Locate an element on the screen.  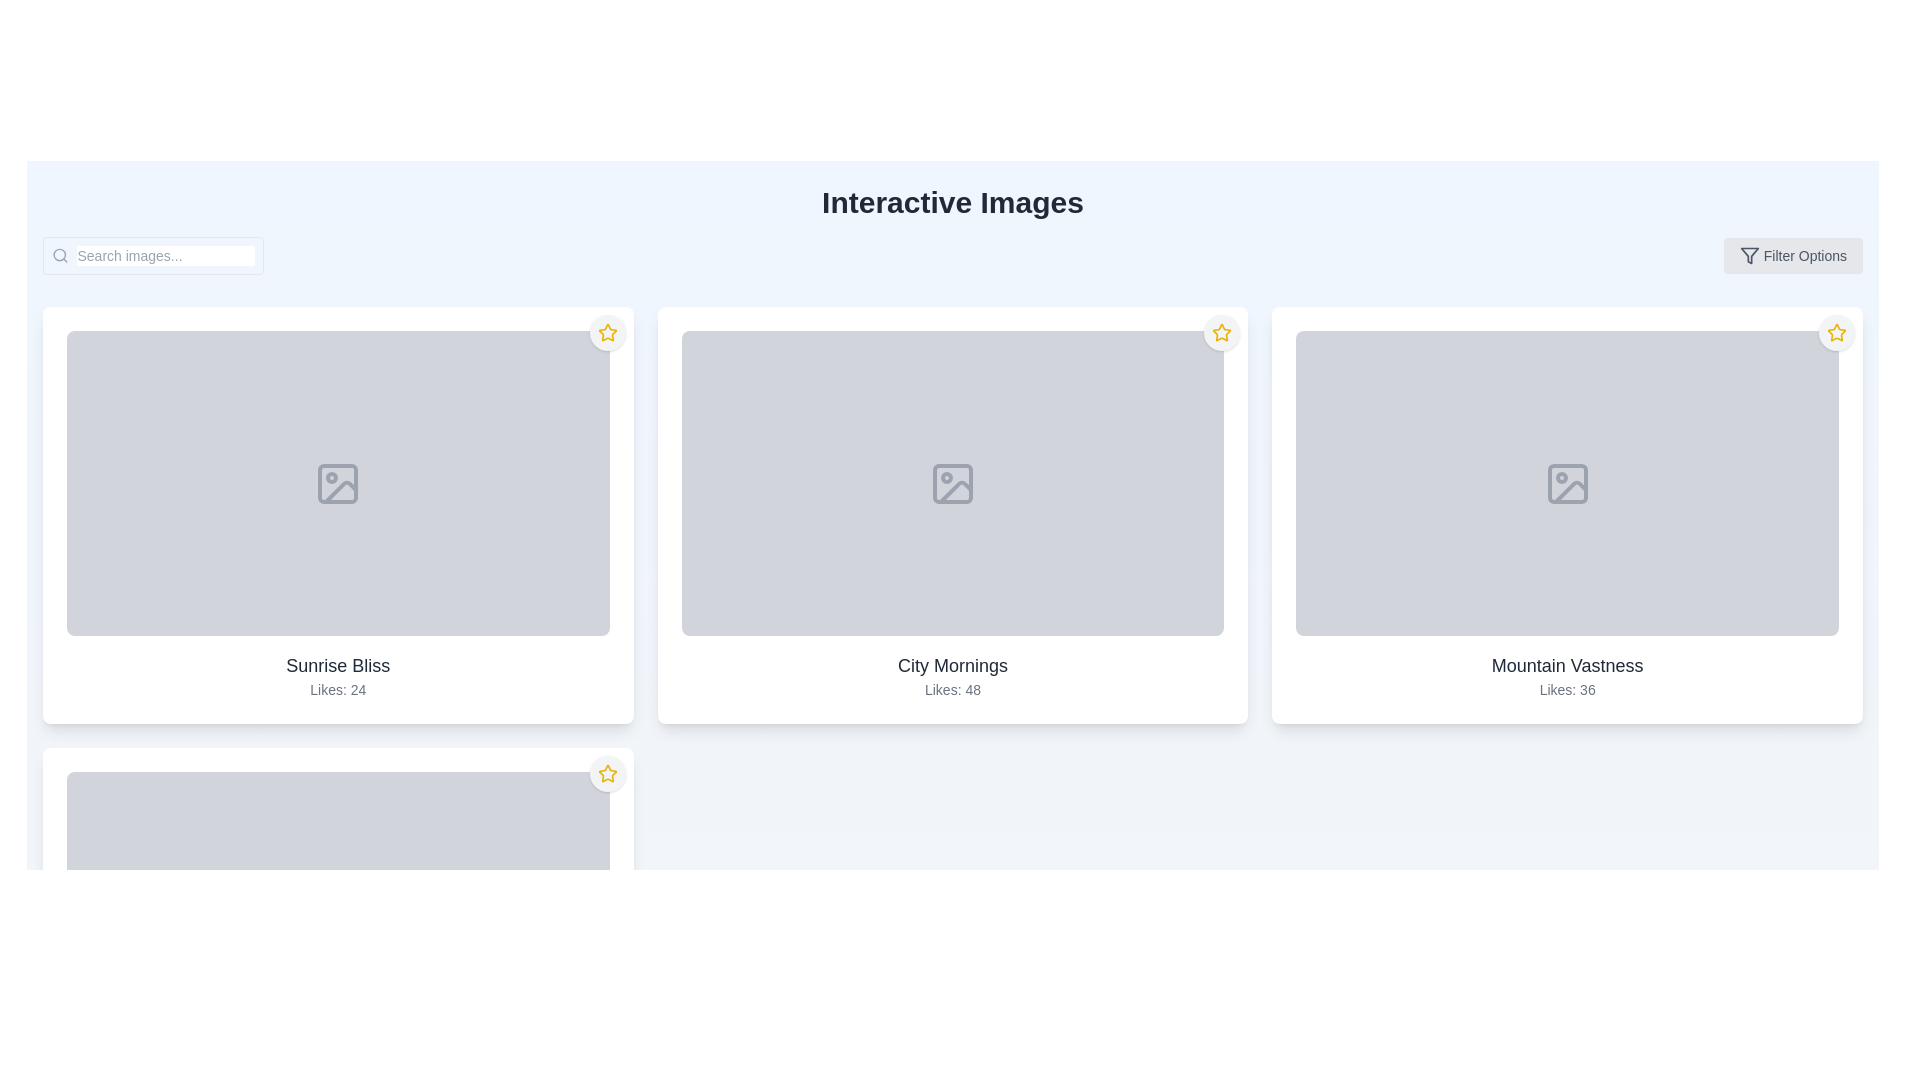
the filter tool icon located in the top-right section of the interface, which represents filtering settings or options is located at coordinates (1748, 254).